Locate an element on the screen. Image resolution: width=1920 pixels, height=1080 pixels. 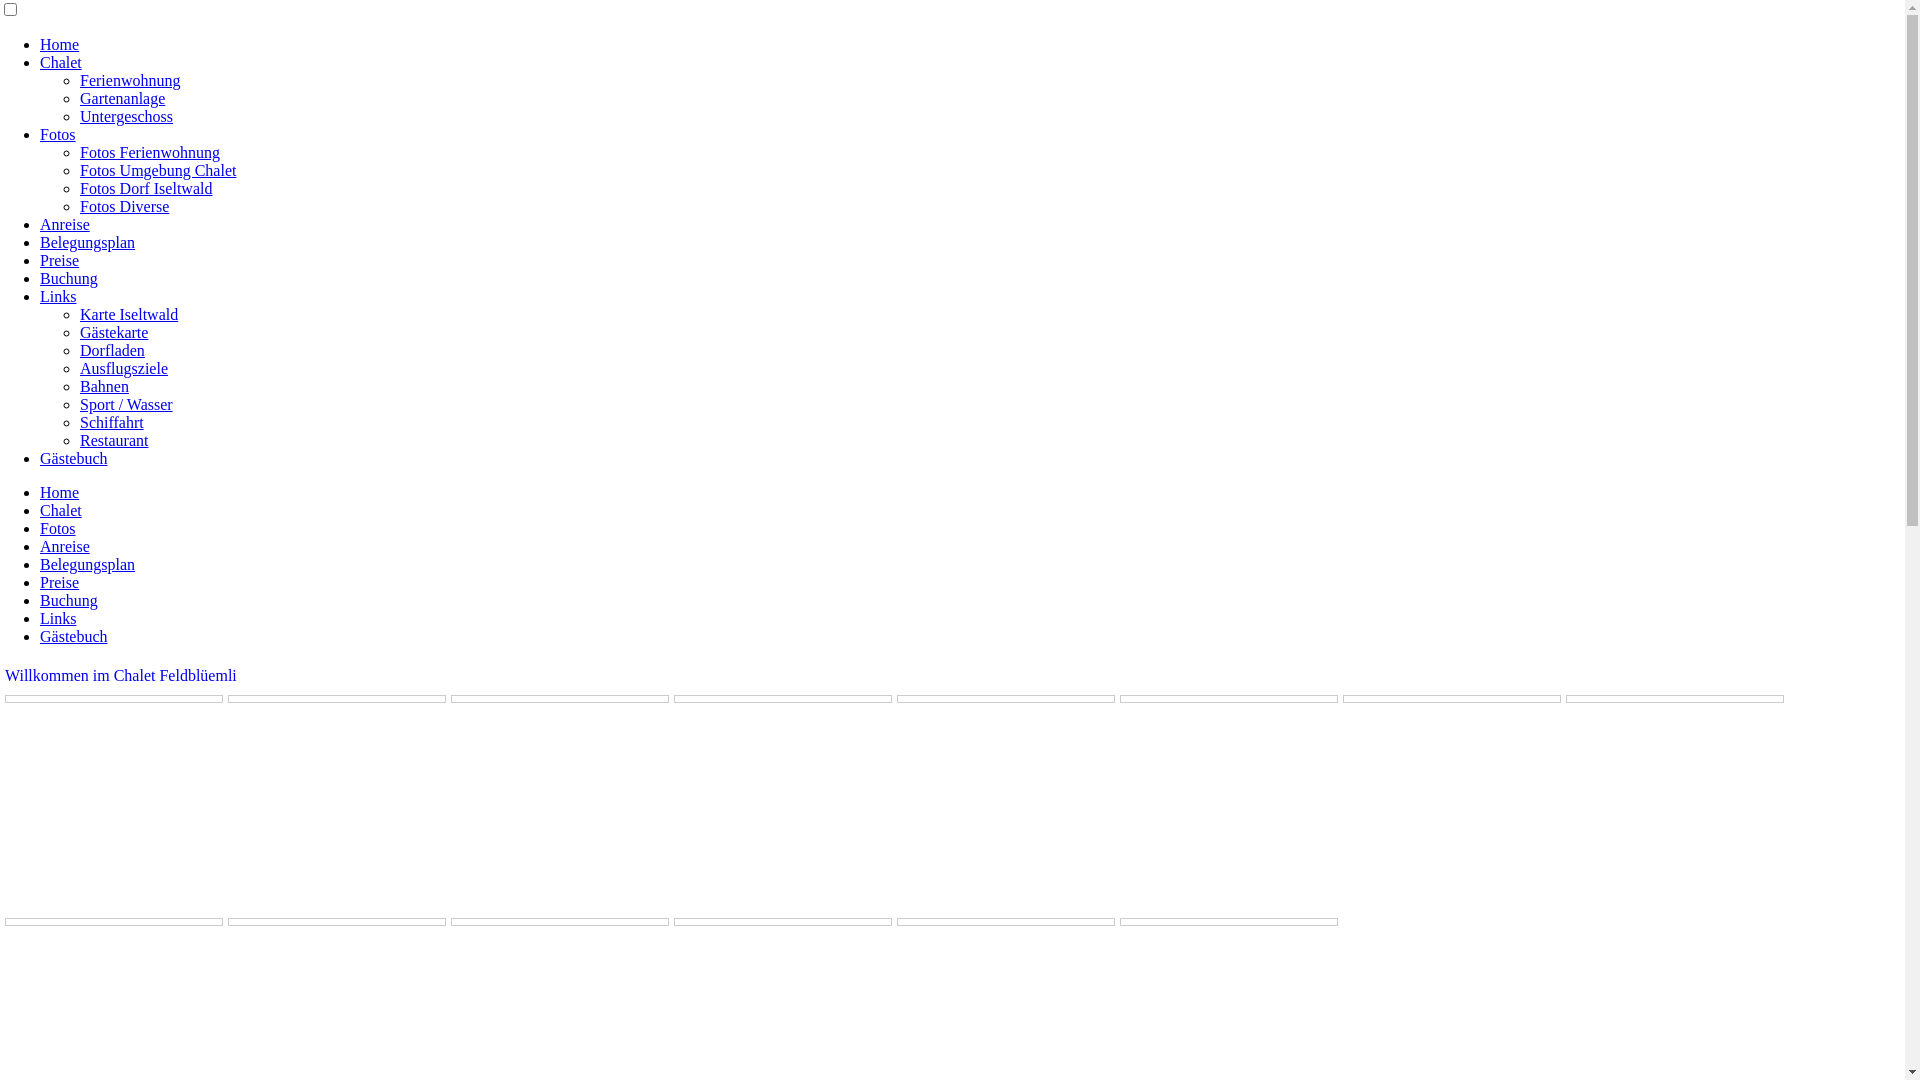
'Restaurant' is located at coordinates (80, 439).